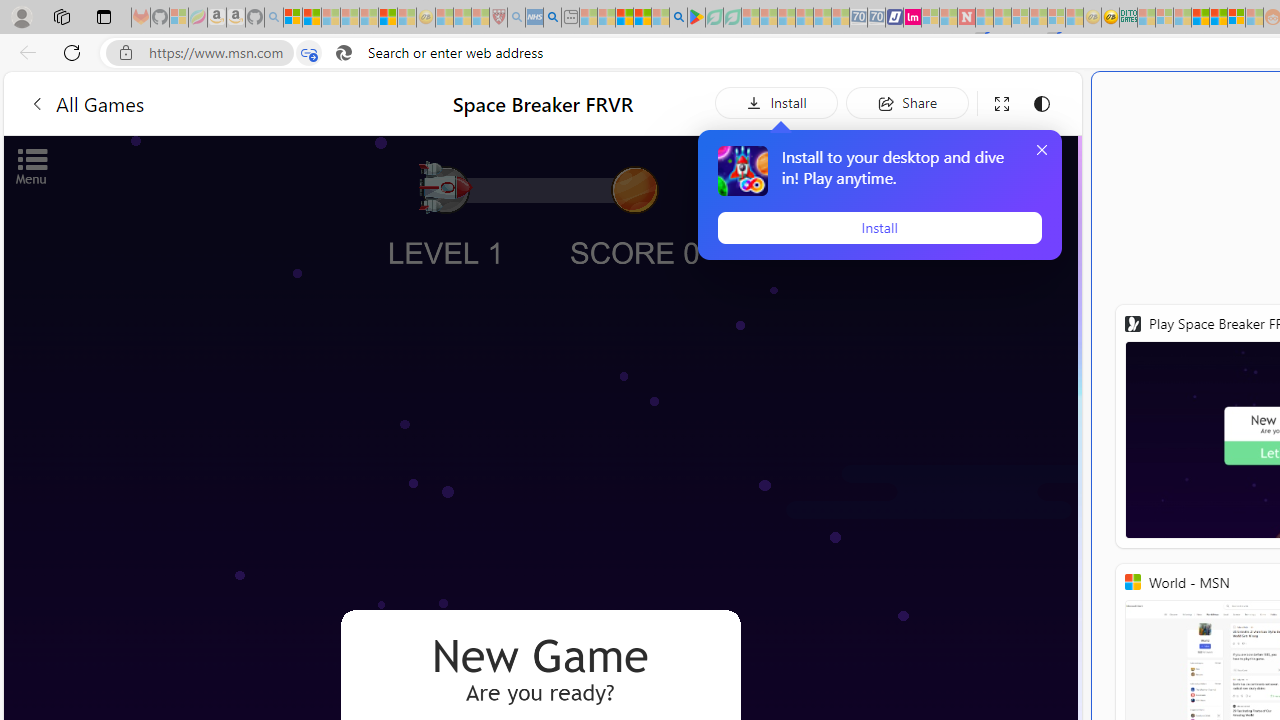 The height and width of the screenshot is (720, 1280). I want to click on 'Jobs - lastminute.com Investor Portal', so click(911, 17).